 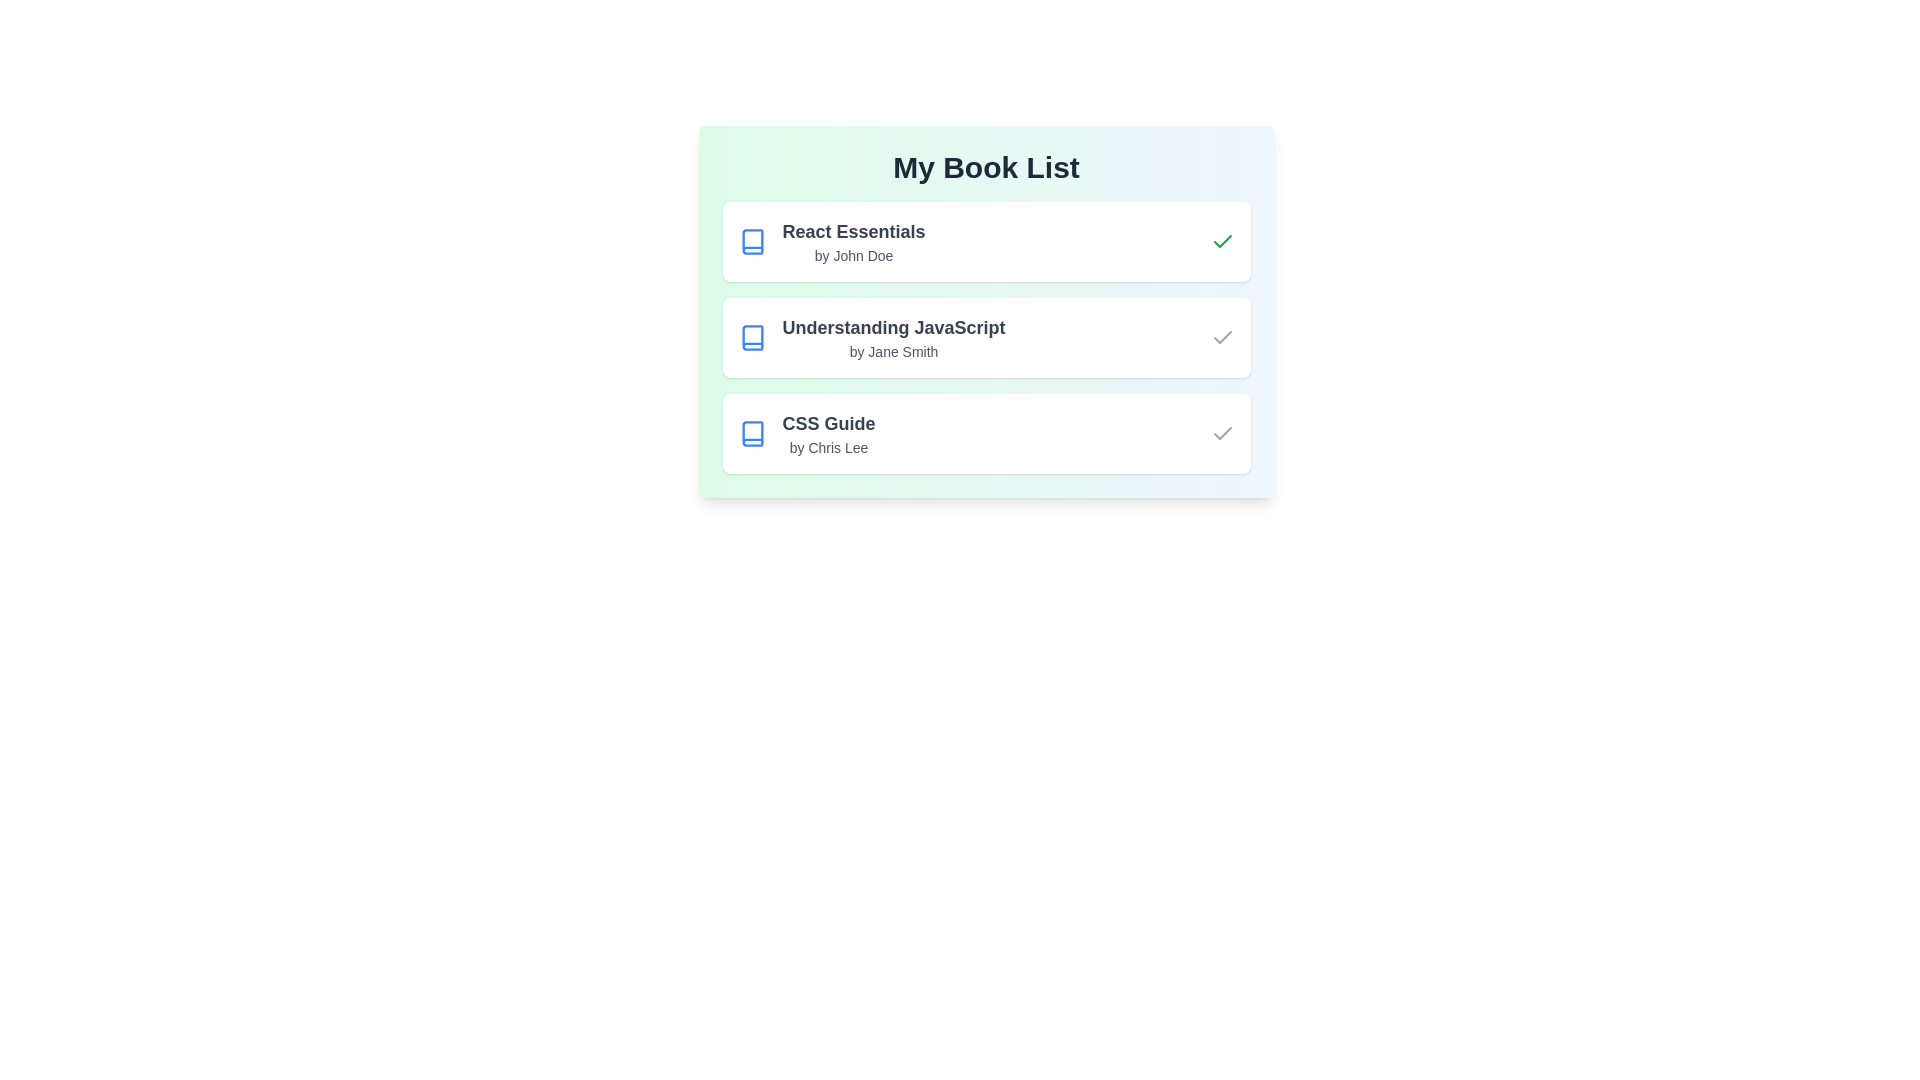 I want to click on the icon next to the book title to inspect it, so click(x=751, y=241).